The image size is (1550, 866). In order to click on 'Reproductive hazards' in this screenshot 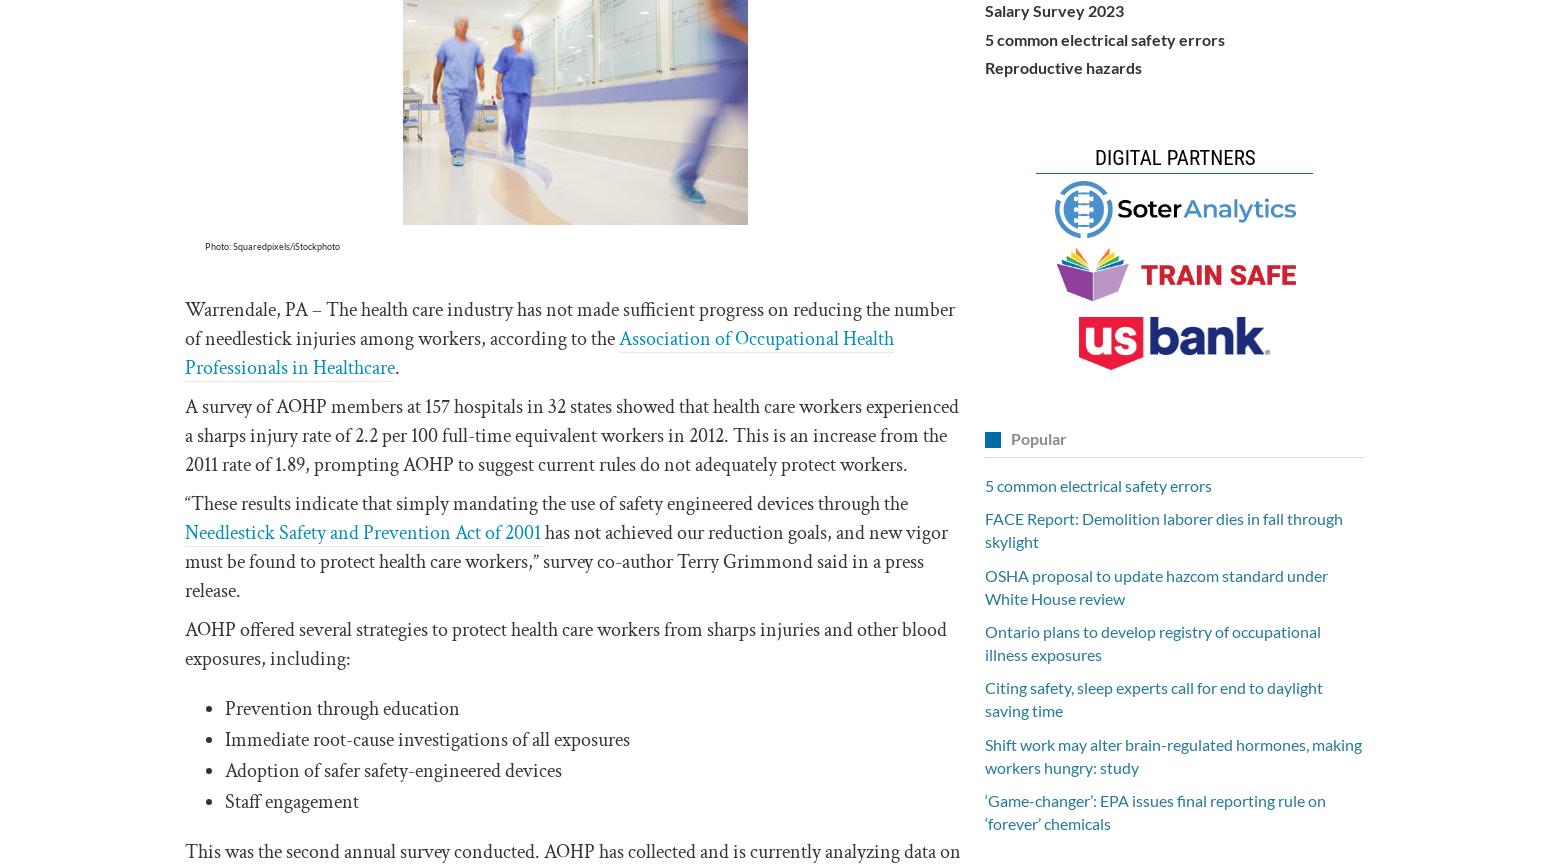, I will do `click(984, 66)`.